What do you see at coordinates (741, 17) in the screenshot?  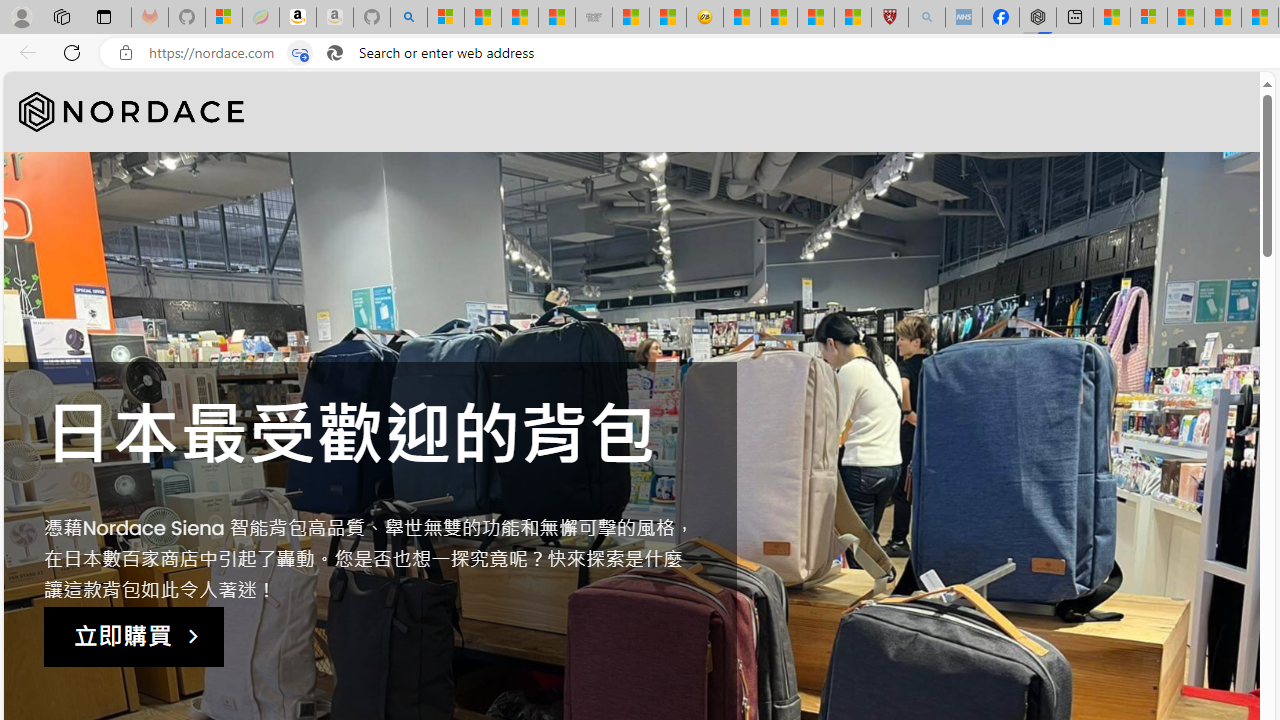 I see `'Recipes - MSN'` at bounding box center [741, 17].